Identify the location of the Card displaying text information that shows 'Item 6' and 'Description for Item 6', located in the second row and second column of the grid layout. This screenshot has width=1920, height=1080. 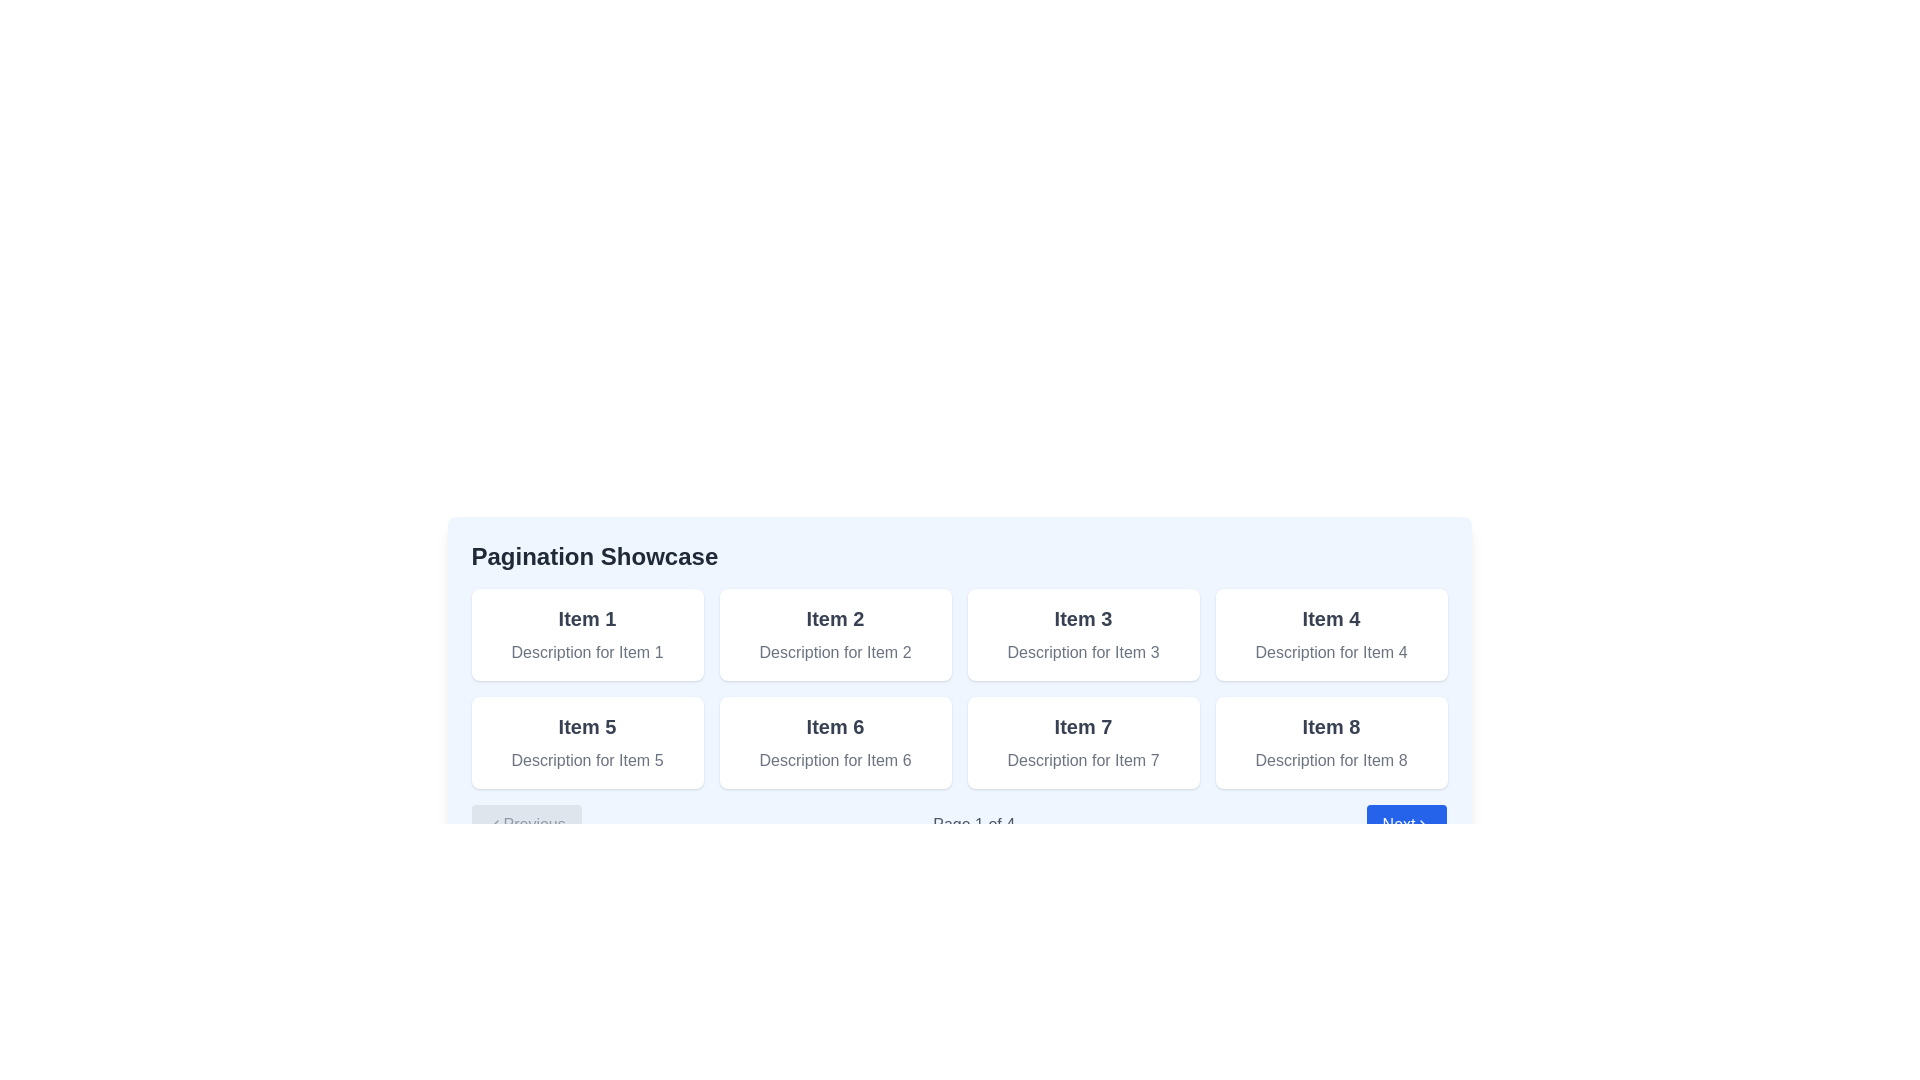
(835, 743).